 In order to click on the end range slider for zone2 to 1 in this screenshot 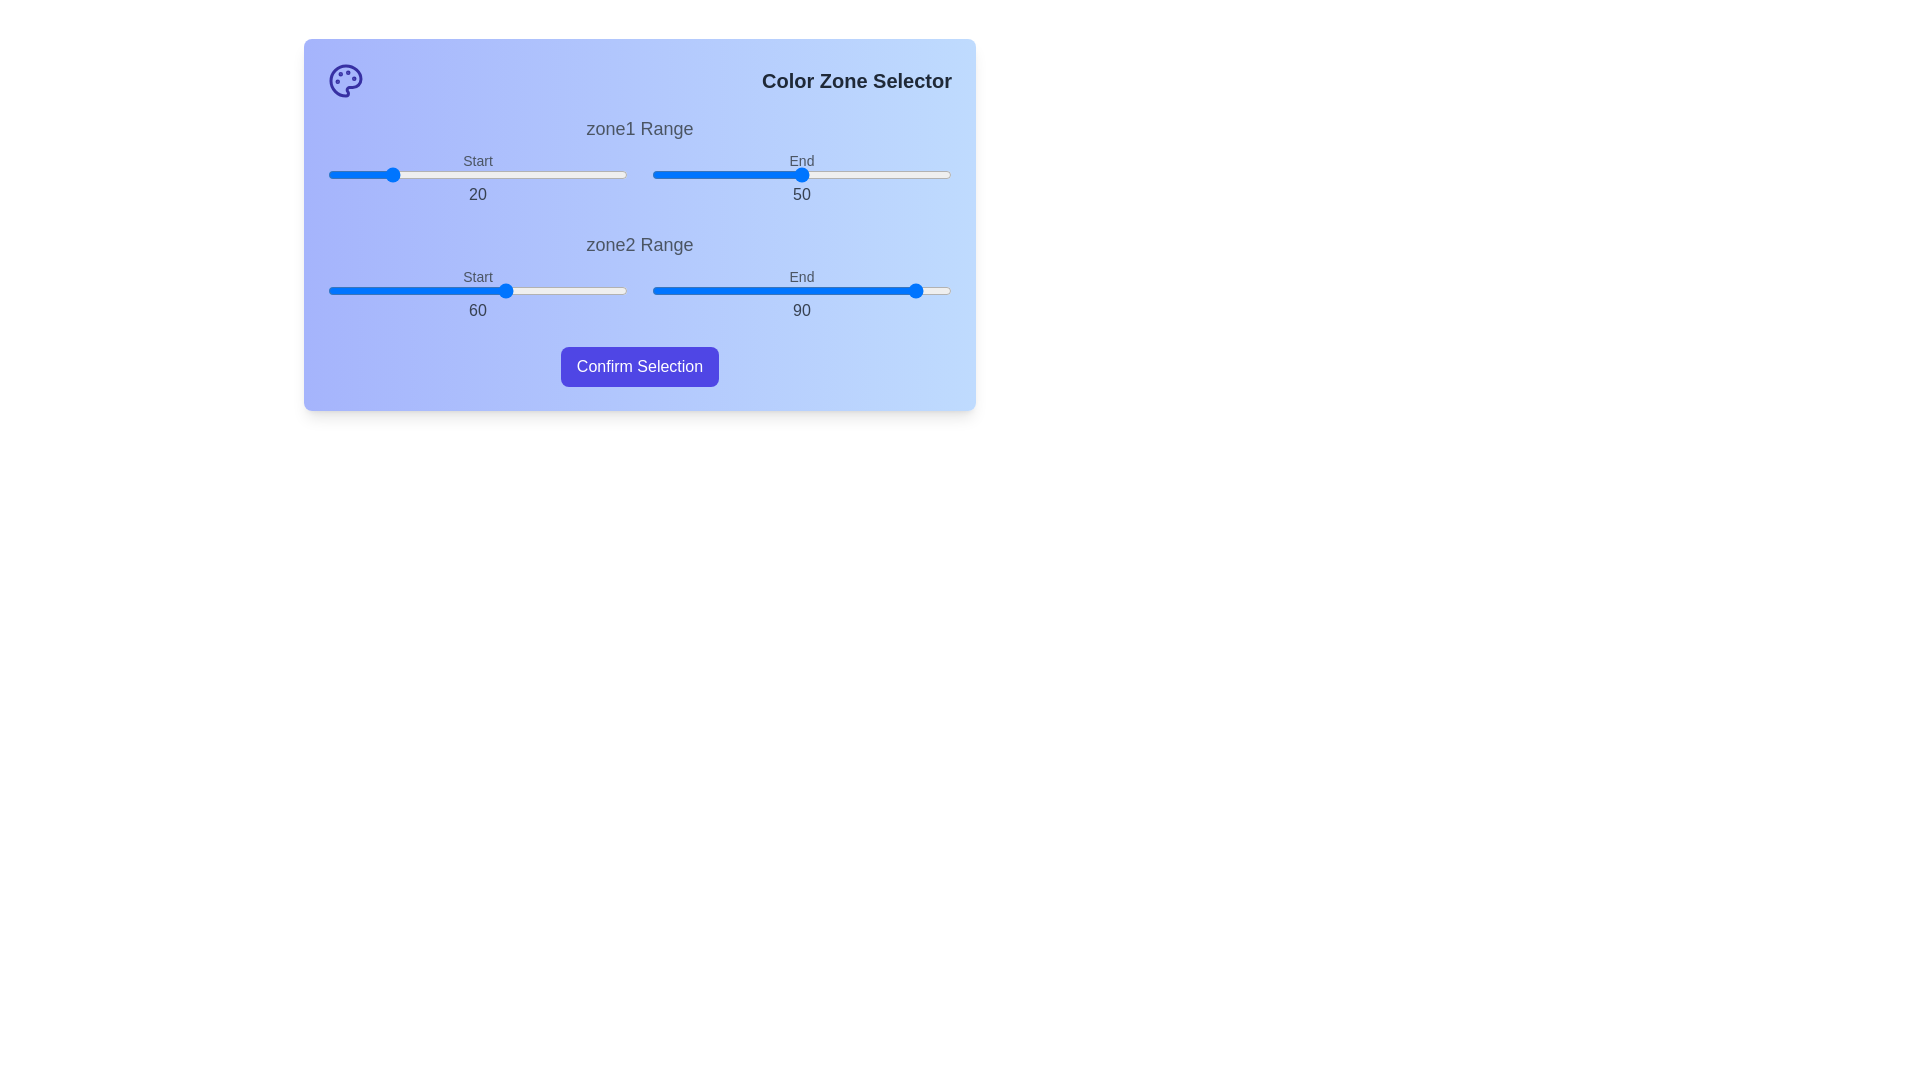, I will do `click(654, 290)`.